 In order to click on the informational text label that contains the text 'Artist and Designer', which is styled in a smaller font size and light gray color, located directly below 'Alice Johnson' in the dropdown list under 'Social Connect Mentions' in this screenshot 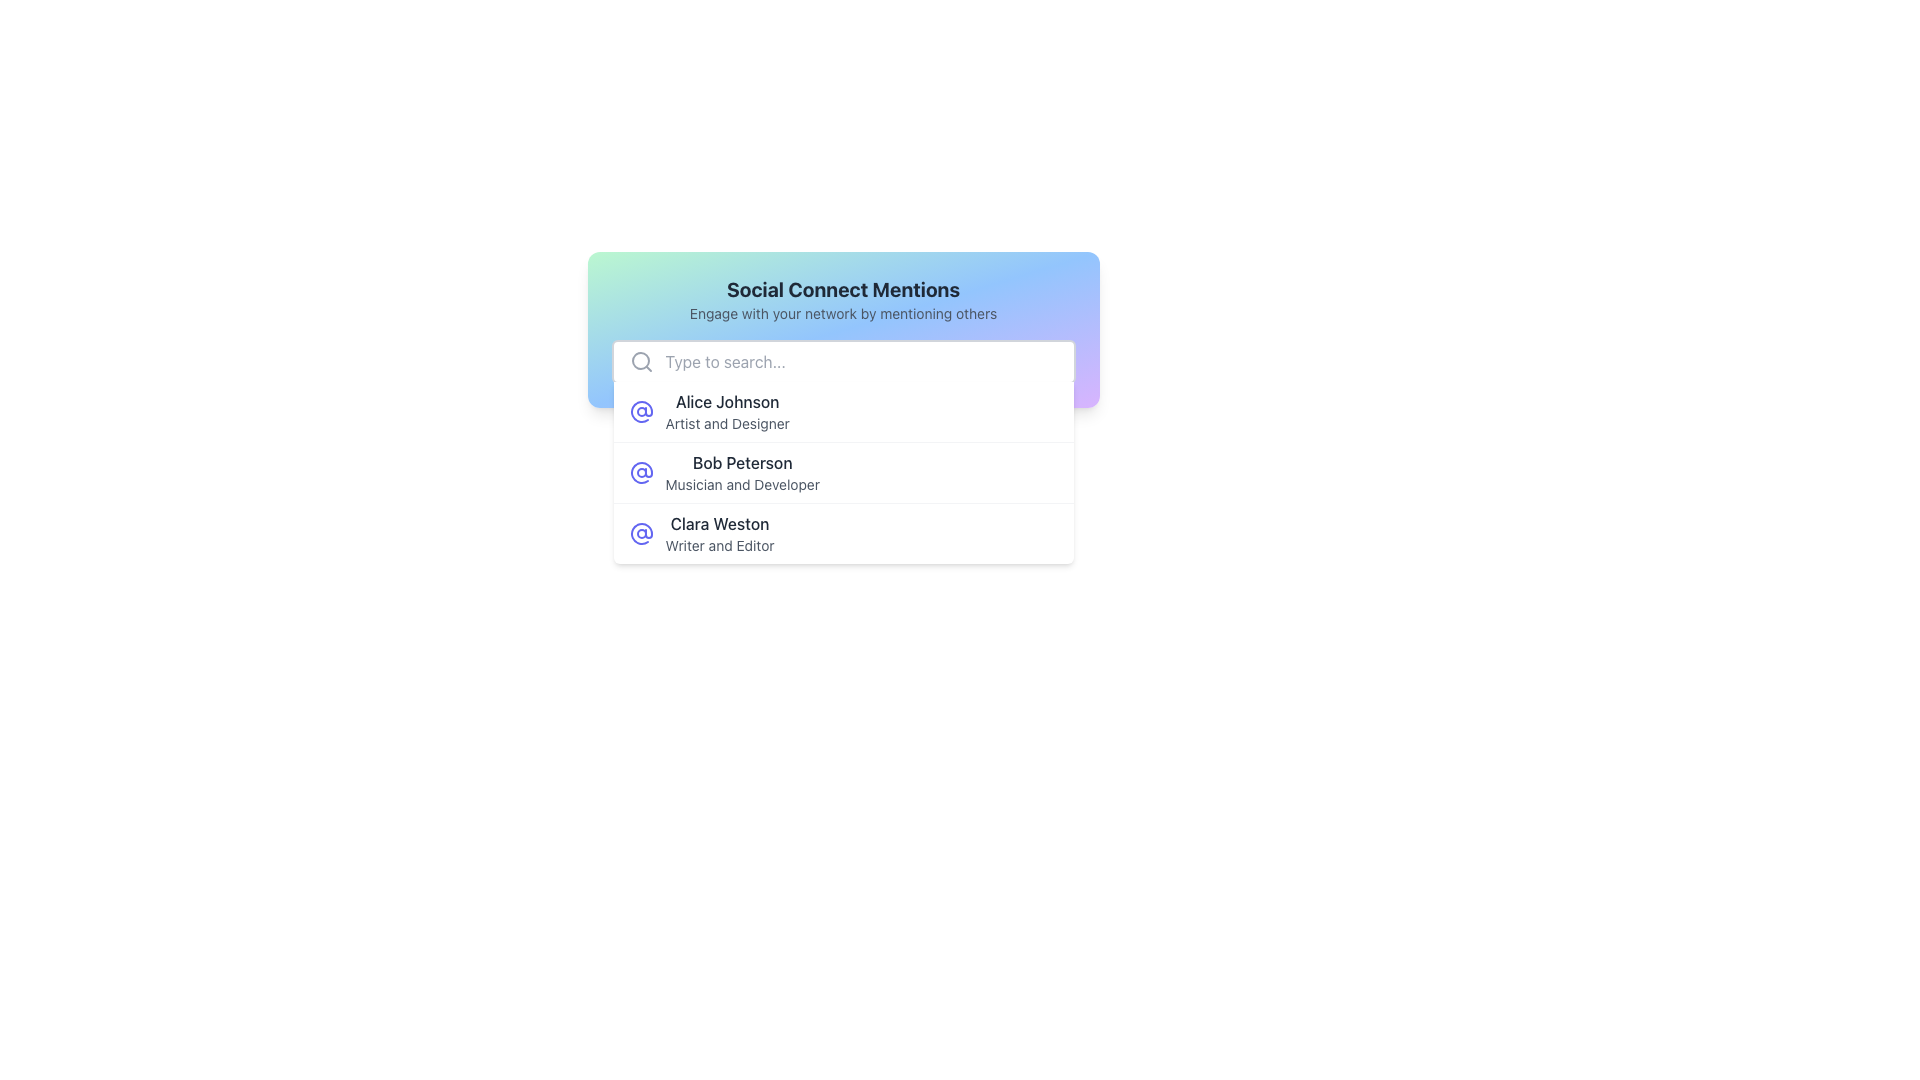, I will do `click(726, 423)`.